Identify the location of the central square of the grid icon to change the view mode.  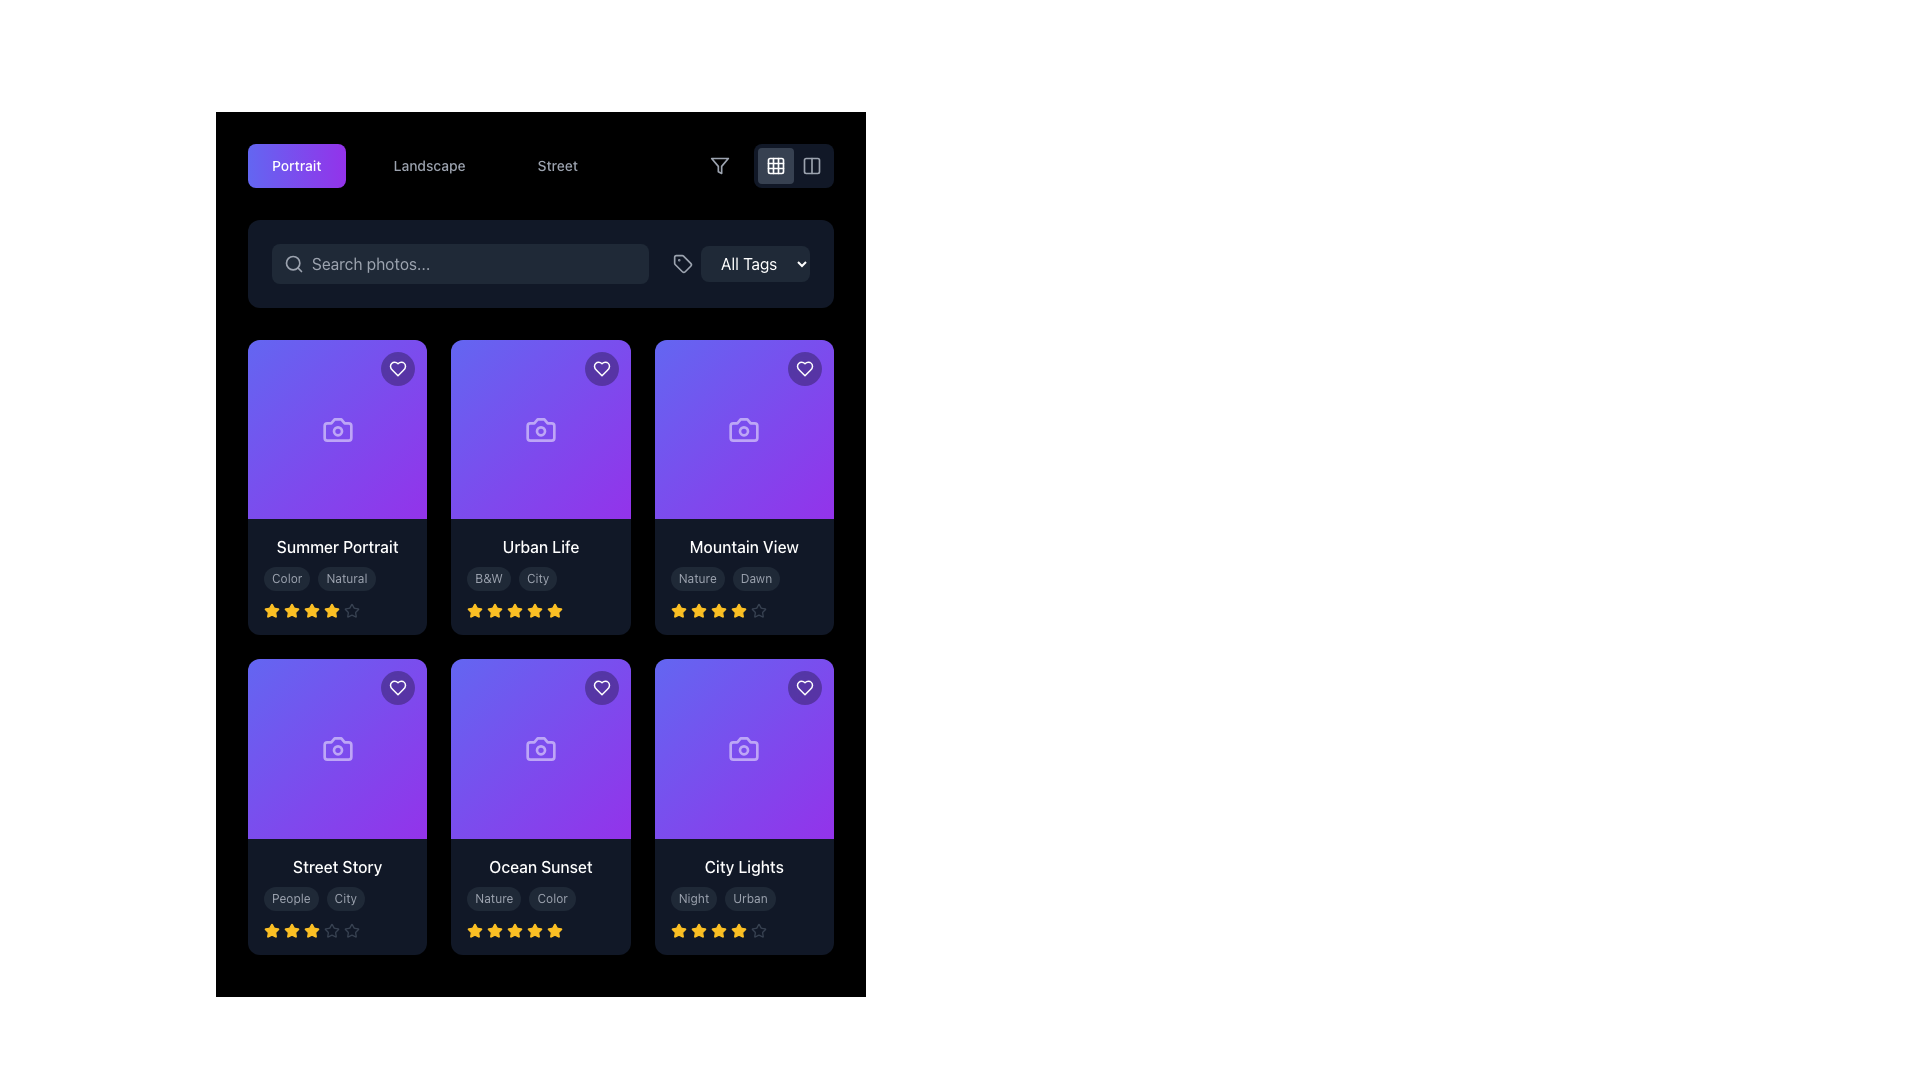
(775, 164).